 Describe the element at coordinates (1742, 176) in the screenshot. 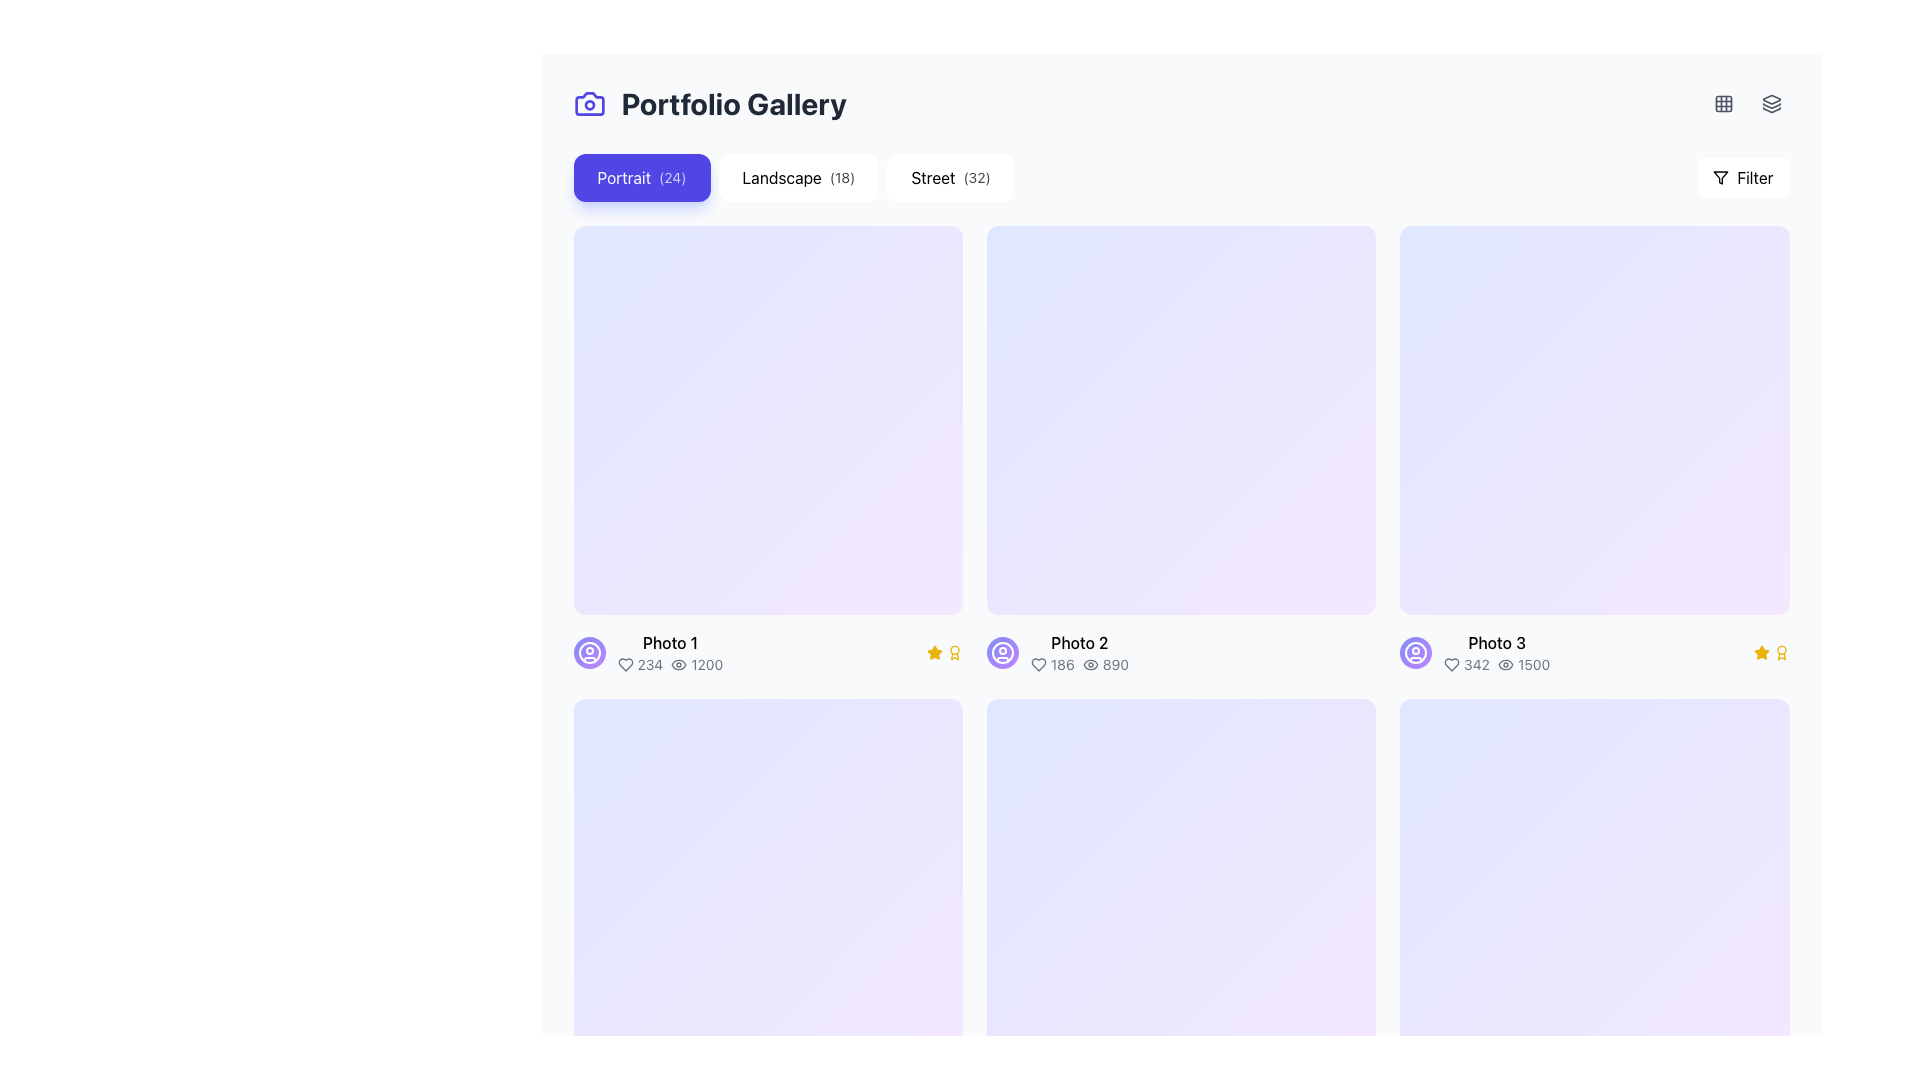

I see `the 'Filter' button, which features a funnel icon and is located in the top-right corner of the interface` at that location.